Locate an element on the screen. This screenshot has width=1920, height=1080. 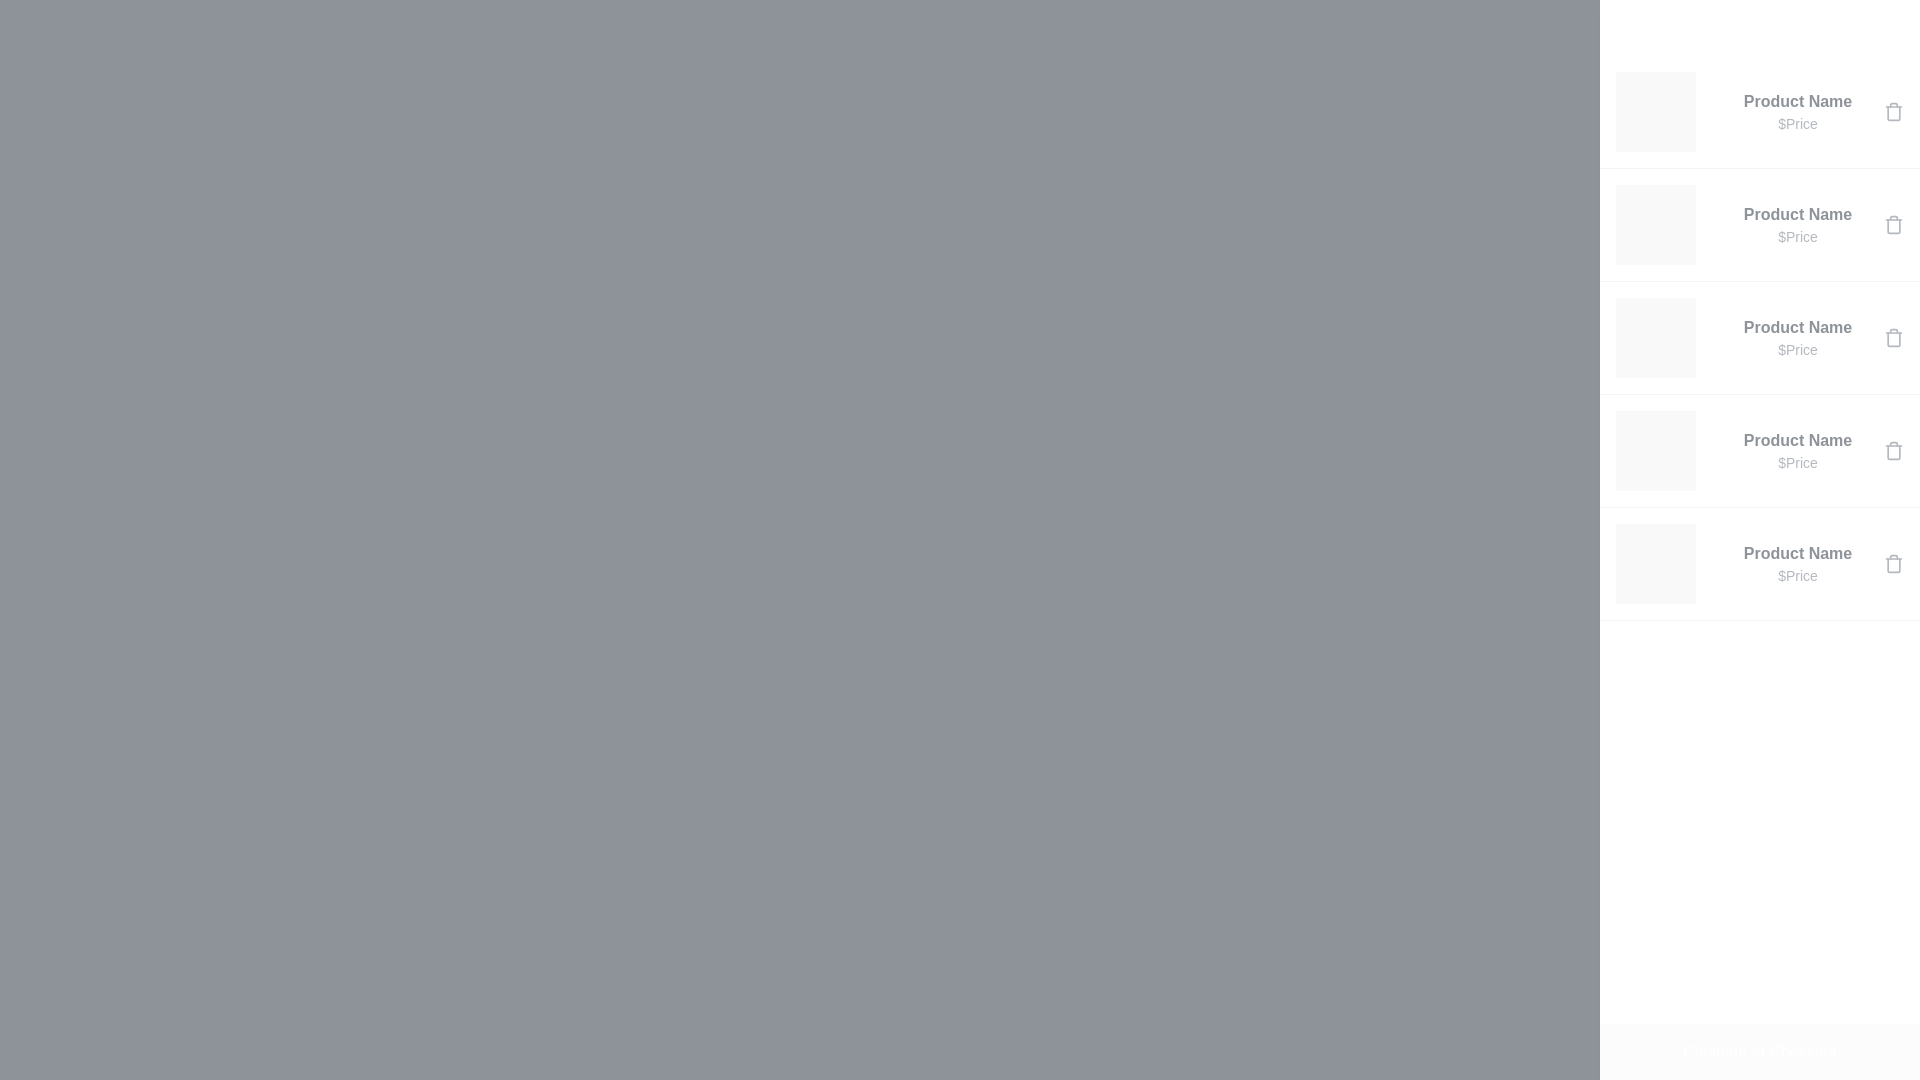
the middle vertical line of the trash can icon, which is styled with a light gray outline and denotes delete functionality, located at the fourth position in the list of items containing 'Product Name' and price information is located at coordinates (1893, 451).